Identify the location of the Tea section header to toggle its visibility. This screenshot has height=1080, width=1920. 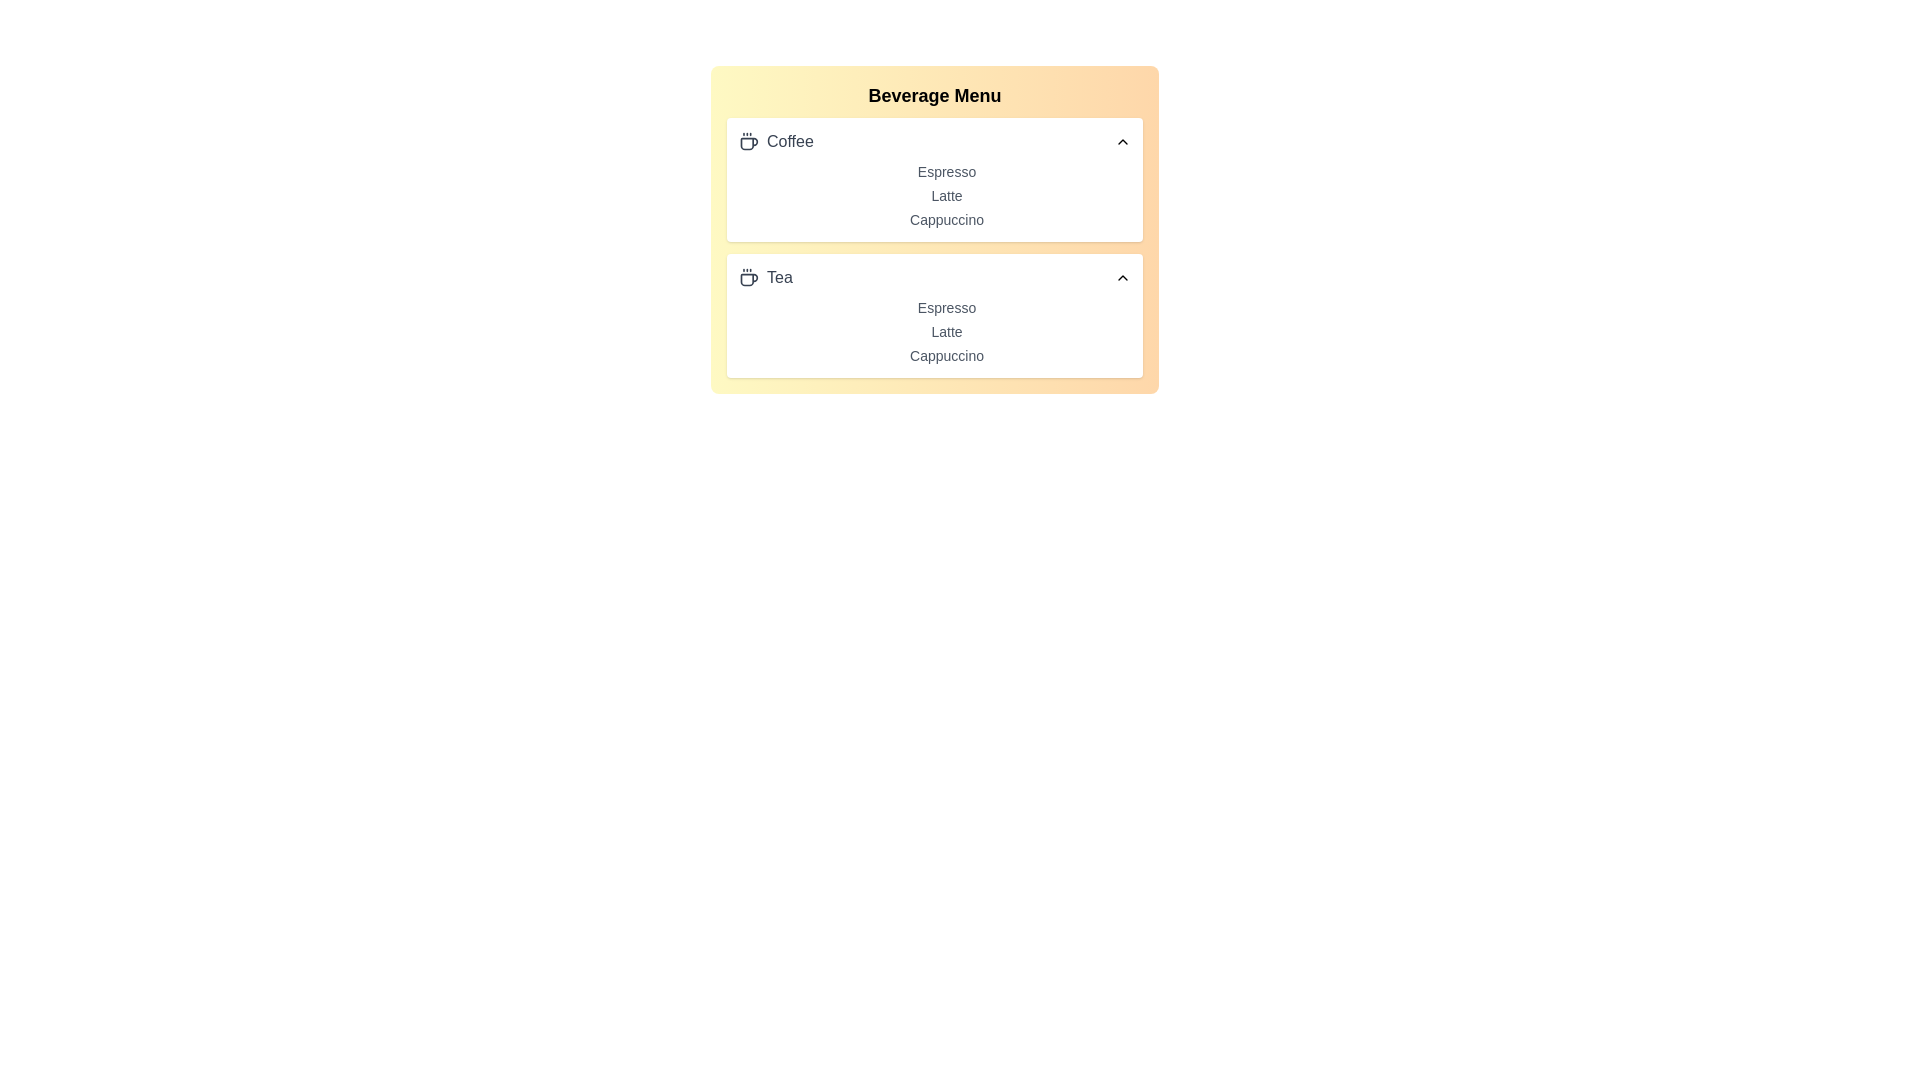
(934, 277).